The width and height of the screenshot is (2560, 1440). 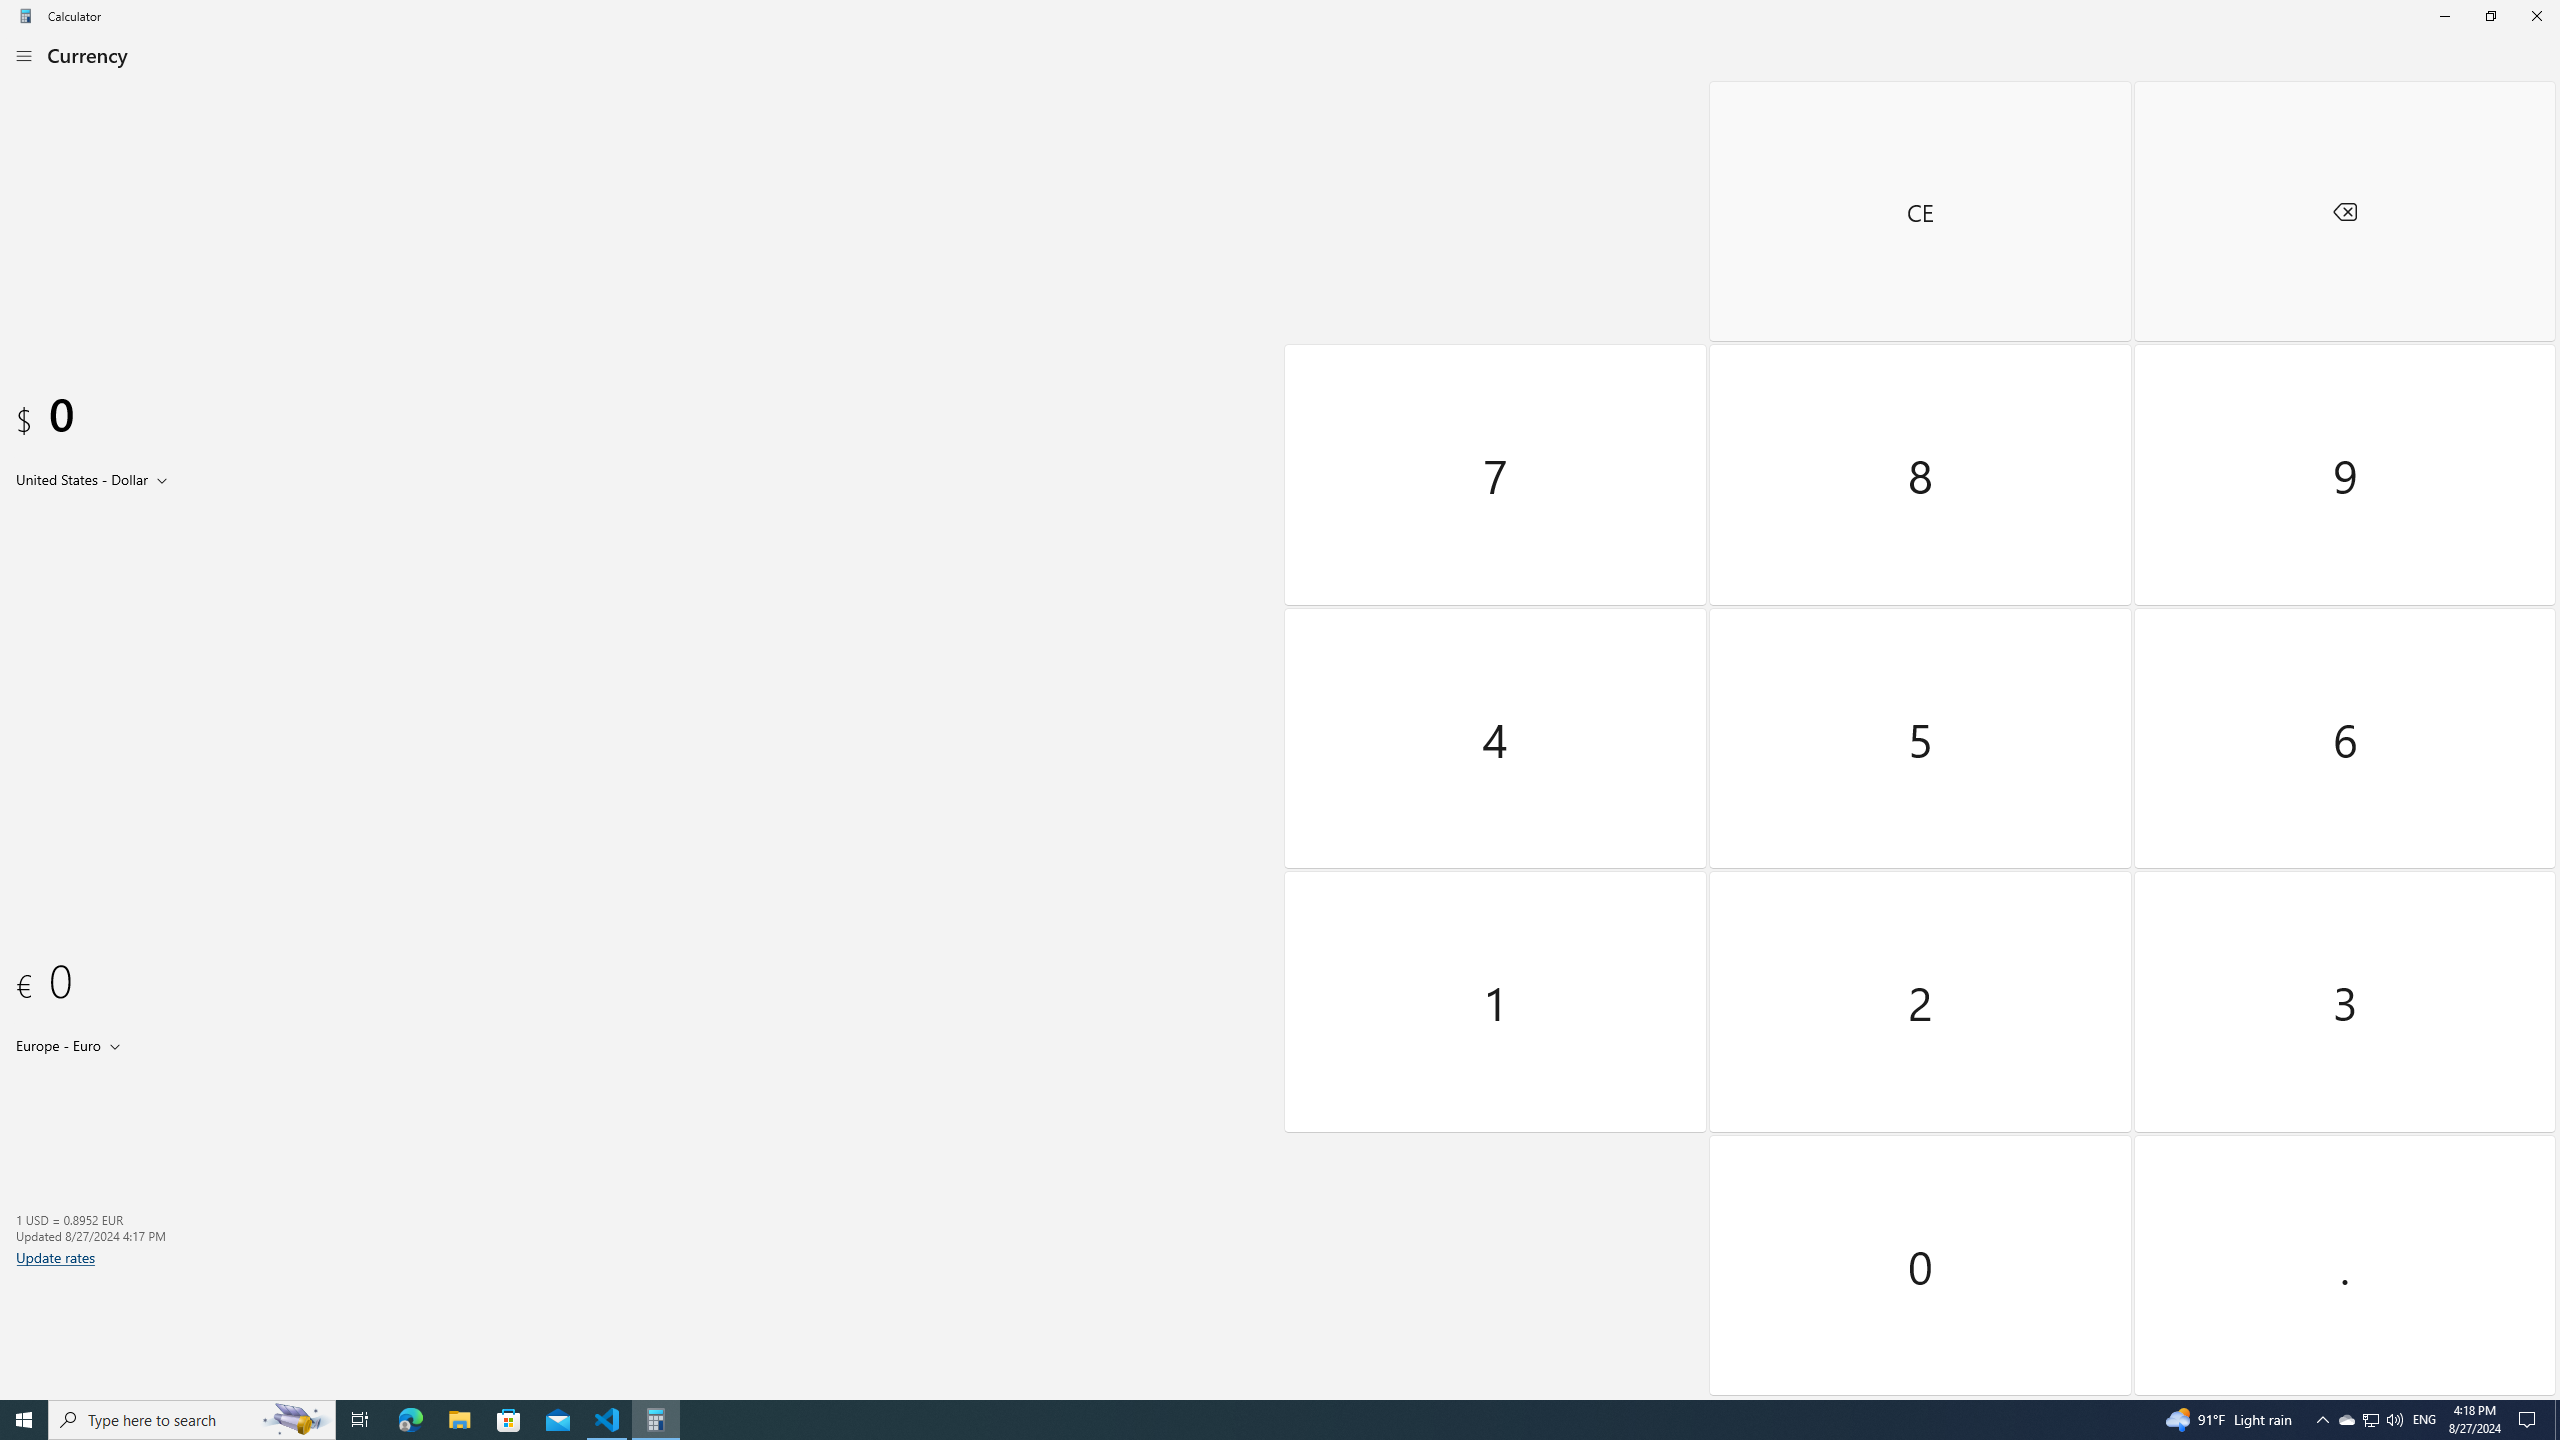 I want to click on 'Output unit', so click(x=72, y=1043).